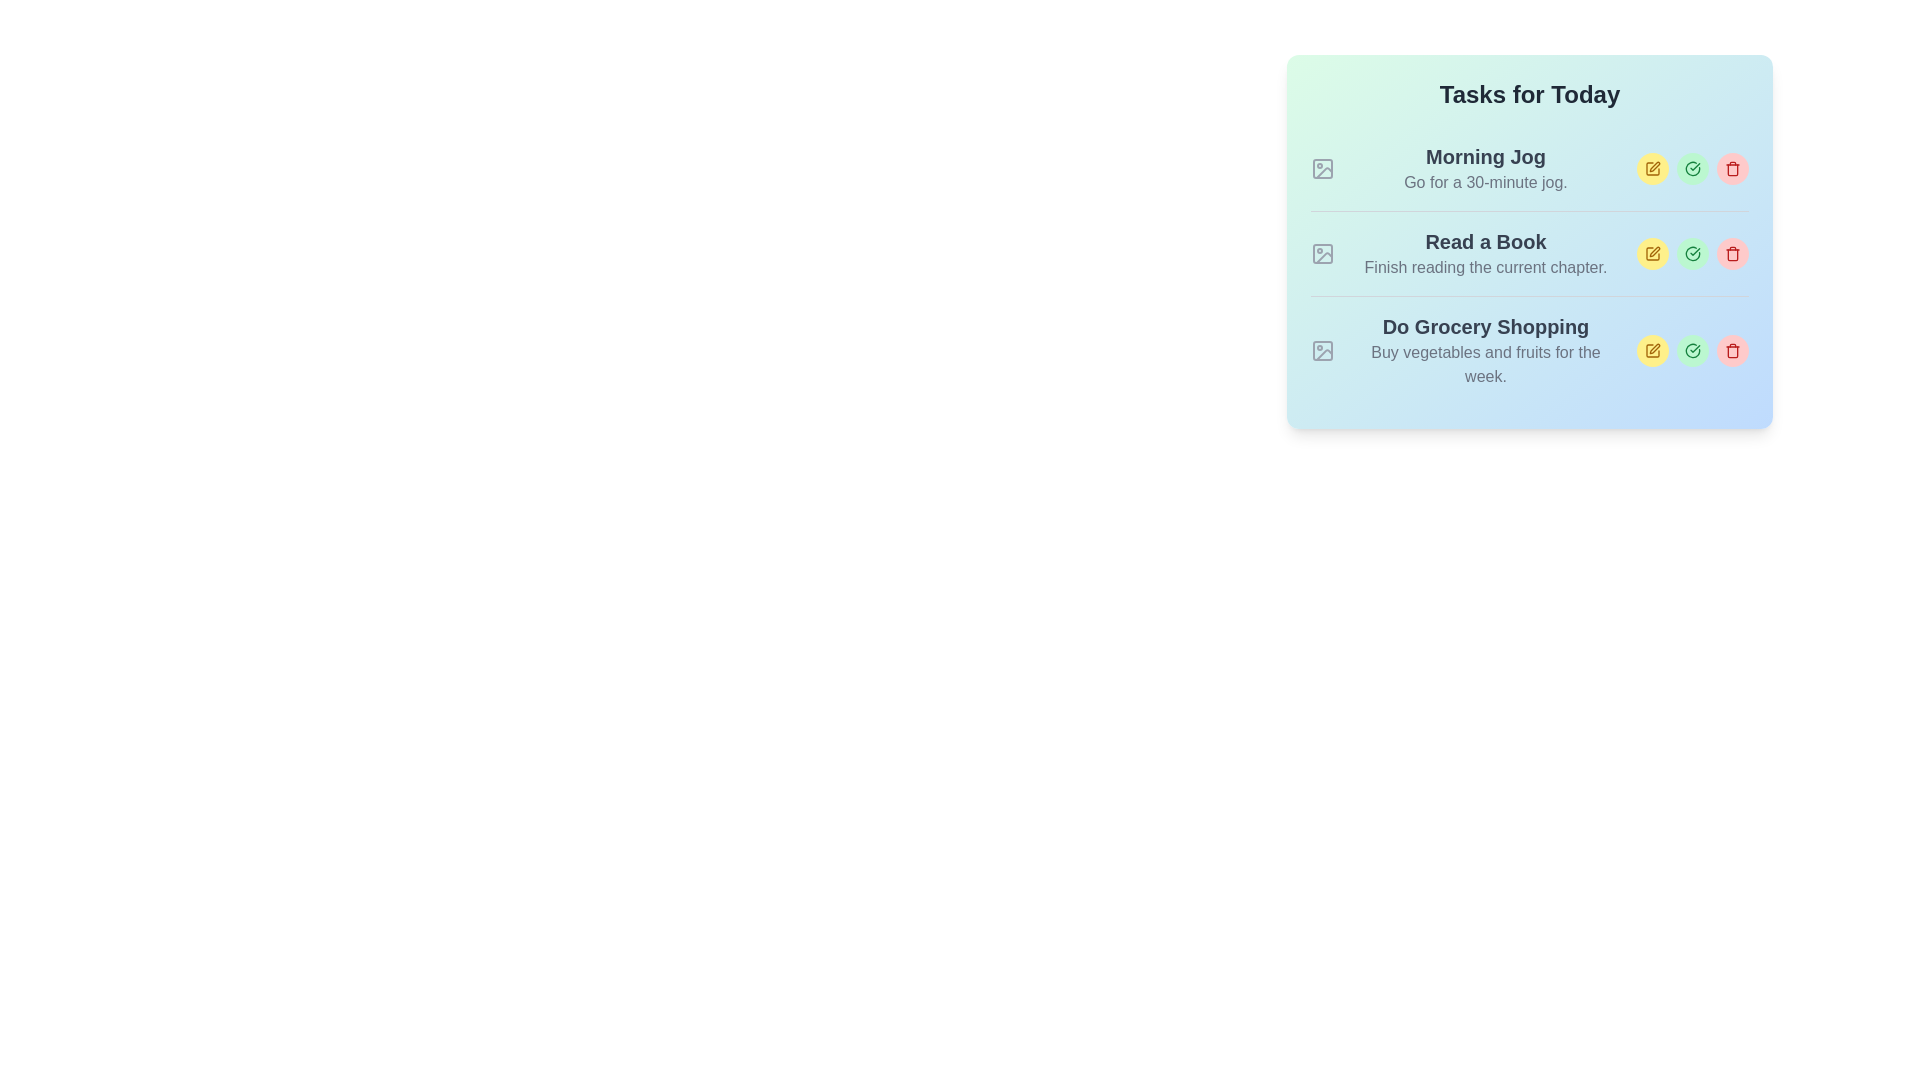  I want to click on the first edit button for the 'Morning Jog' task, so click(1652, 168).